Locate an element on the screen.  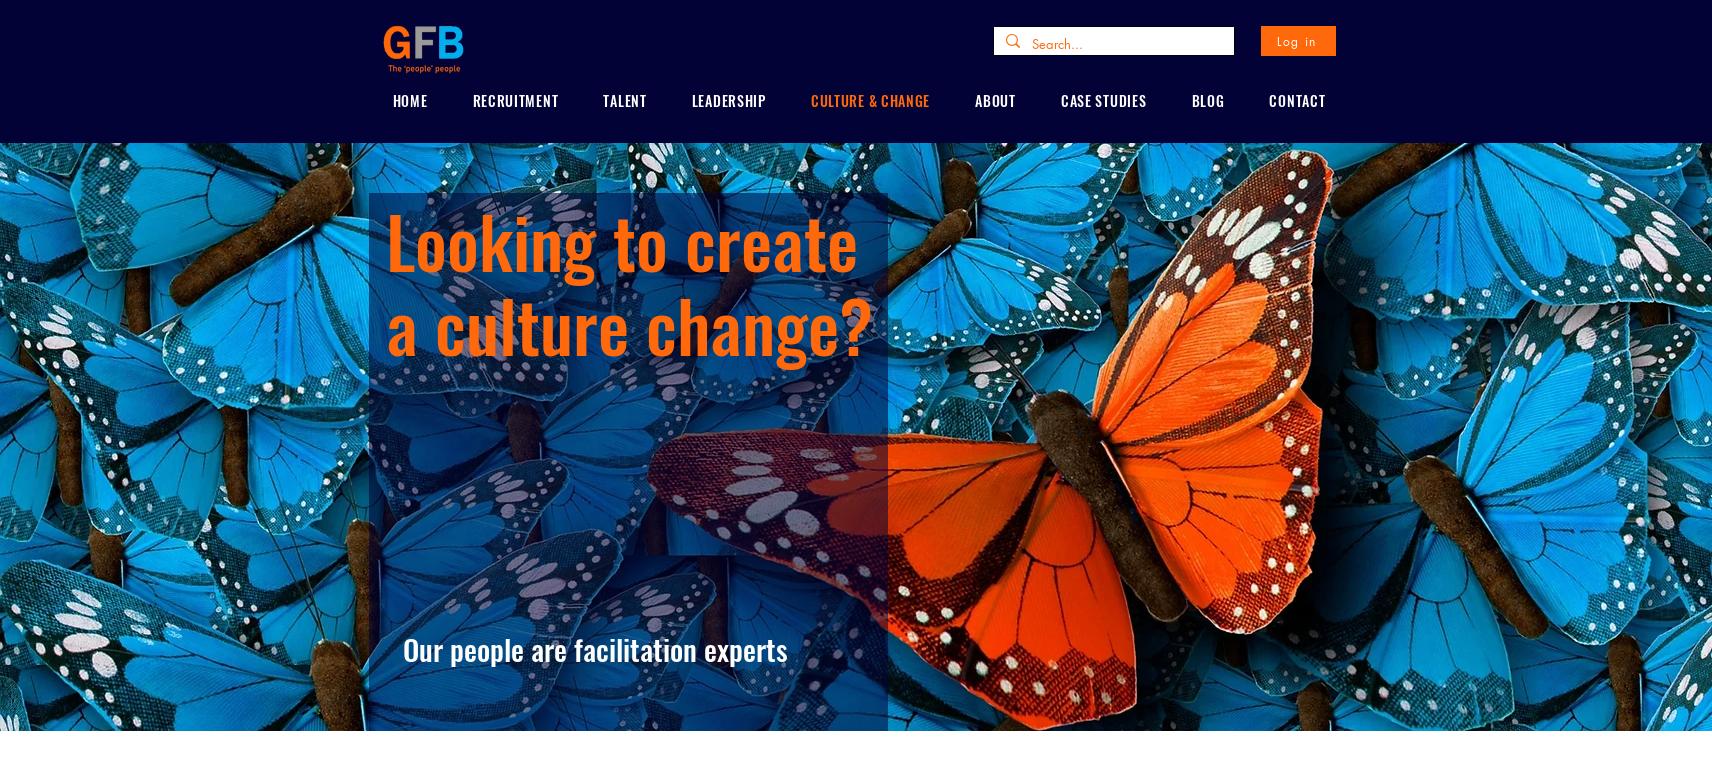
'LEADERSHIP' is located at coordinates (727, 99).